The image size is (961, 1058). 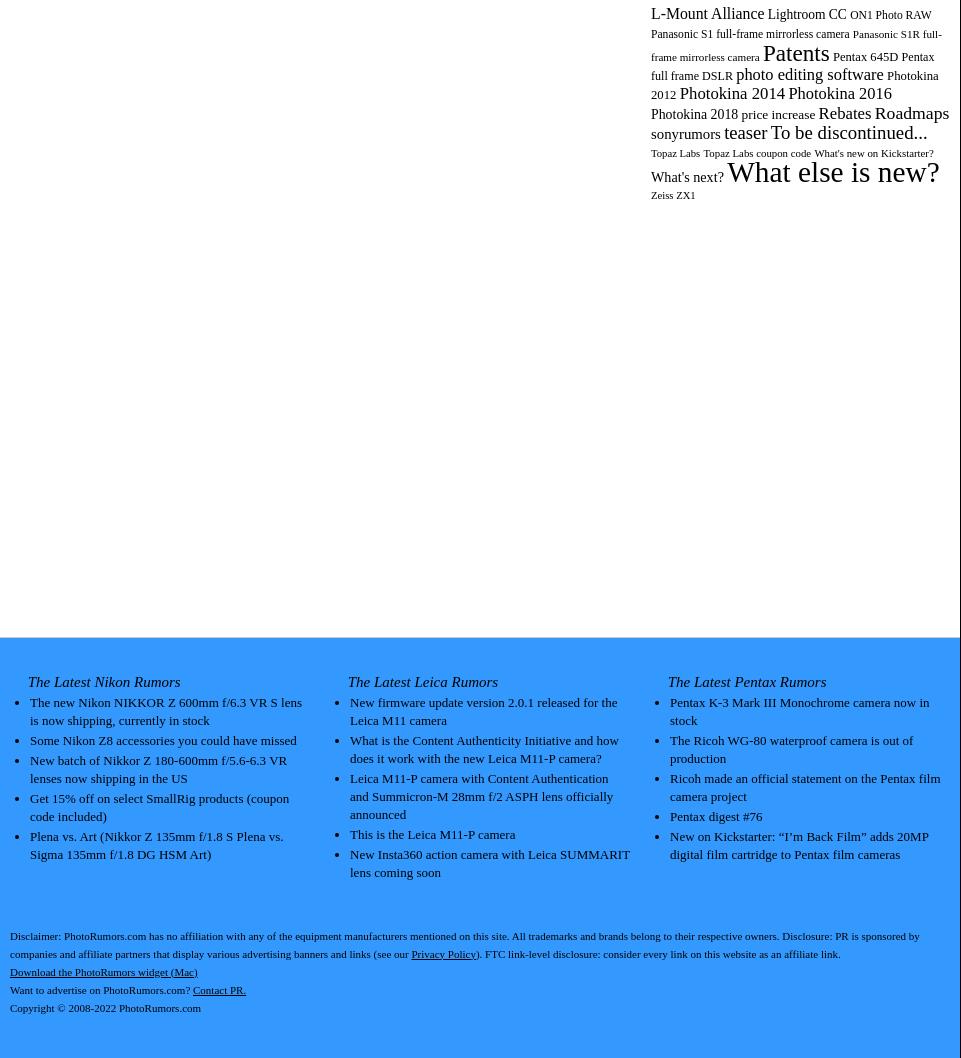 I want to click on 'What's next?', so click(x=686, y=175).